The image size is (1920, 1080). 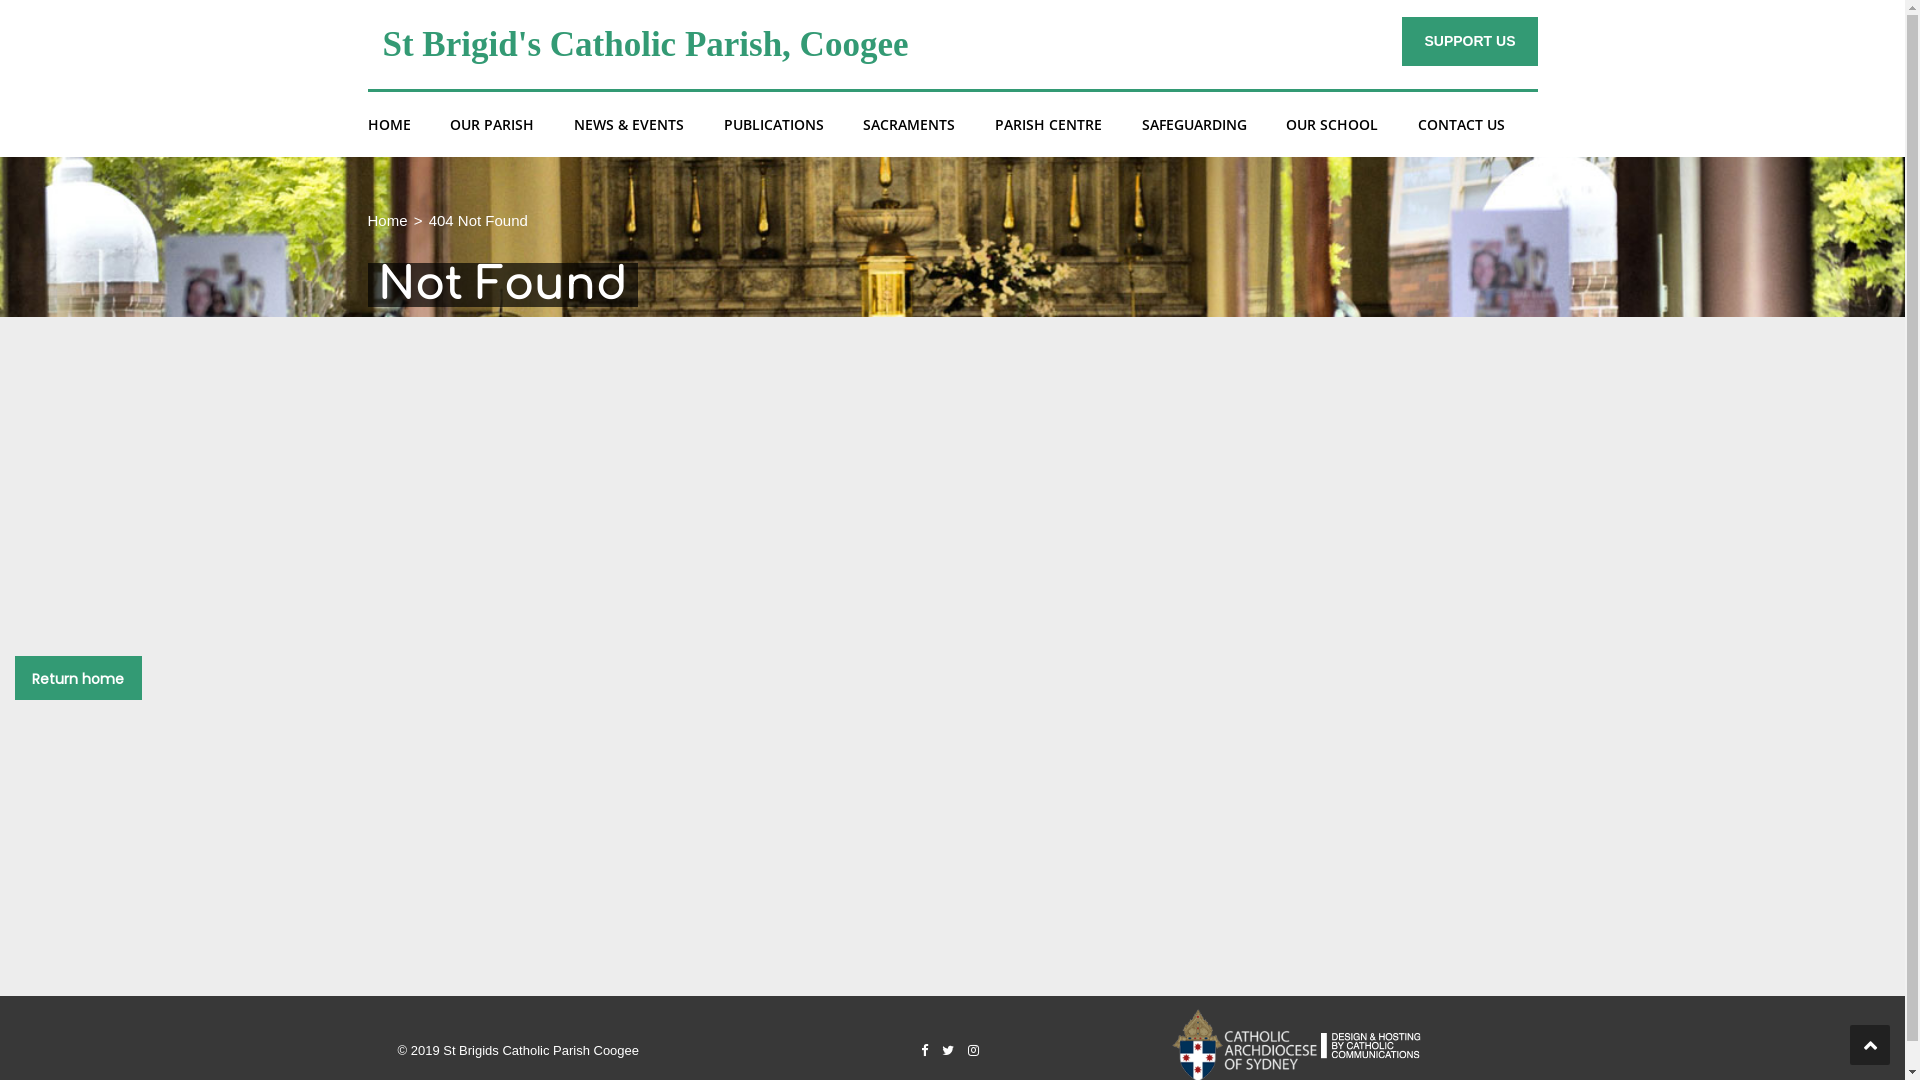 I want to click on 'Twitter', so click(x=947, y=1049).